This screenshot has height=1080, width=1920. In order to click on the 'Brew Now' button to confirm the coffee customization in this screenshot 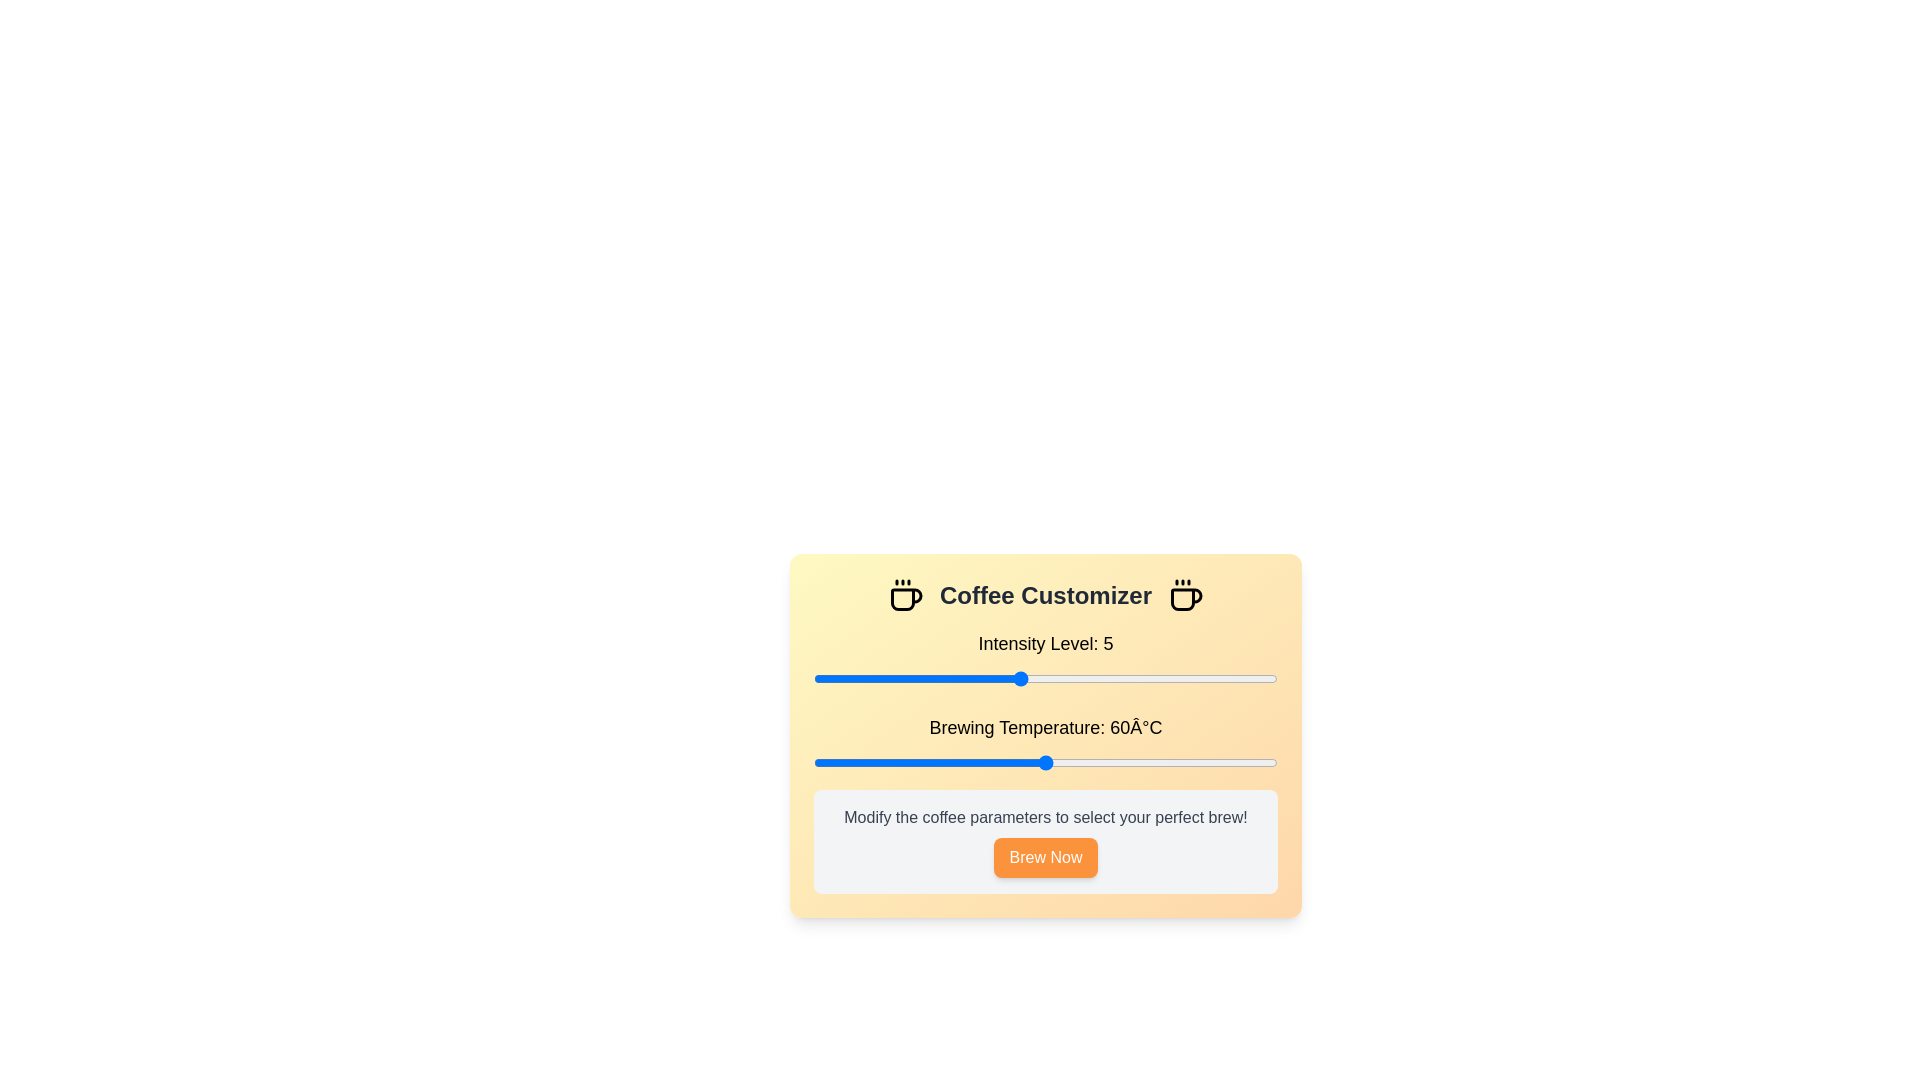, I will do `click(1045, 856)`.